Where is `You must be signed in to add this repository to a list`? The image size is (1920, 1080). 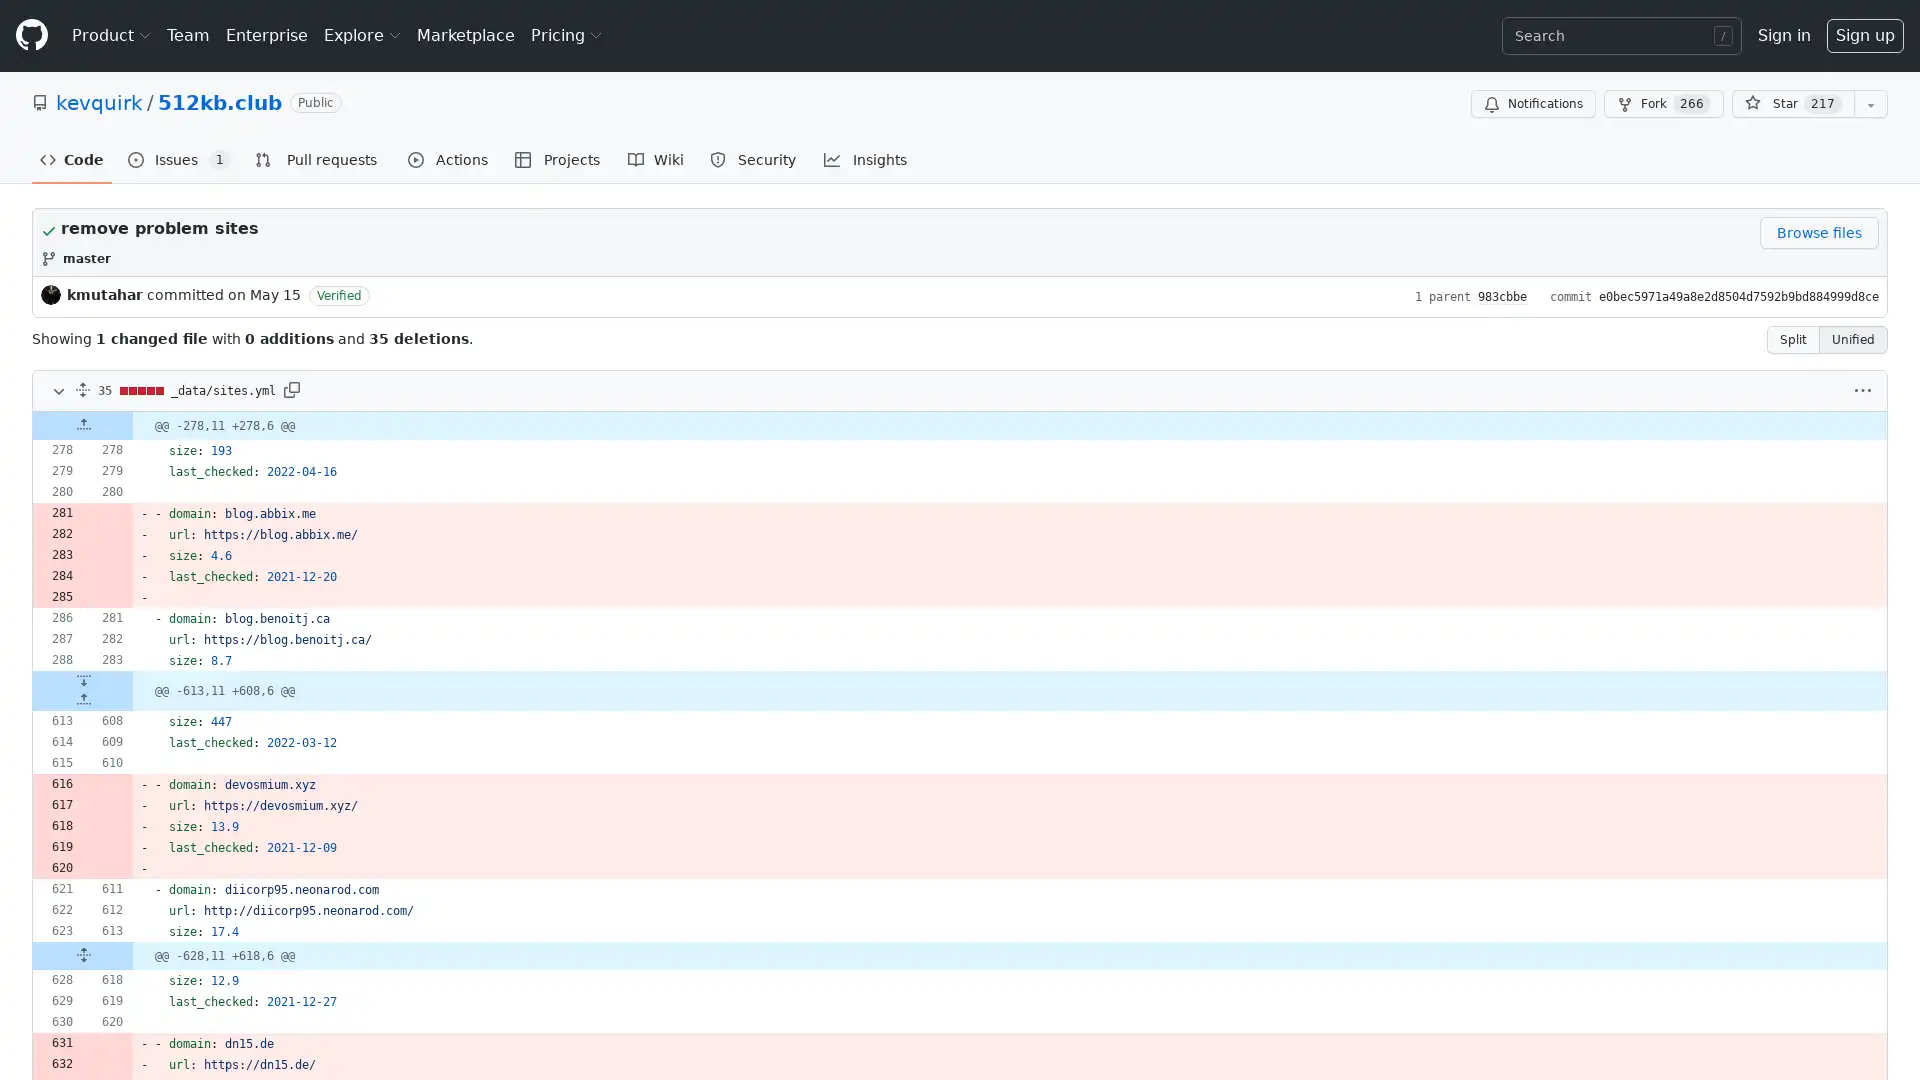 You must be signed in to add this repository to a list is located at coordinates (1870, 104).